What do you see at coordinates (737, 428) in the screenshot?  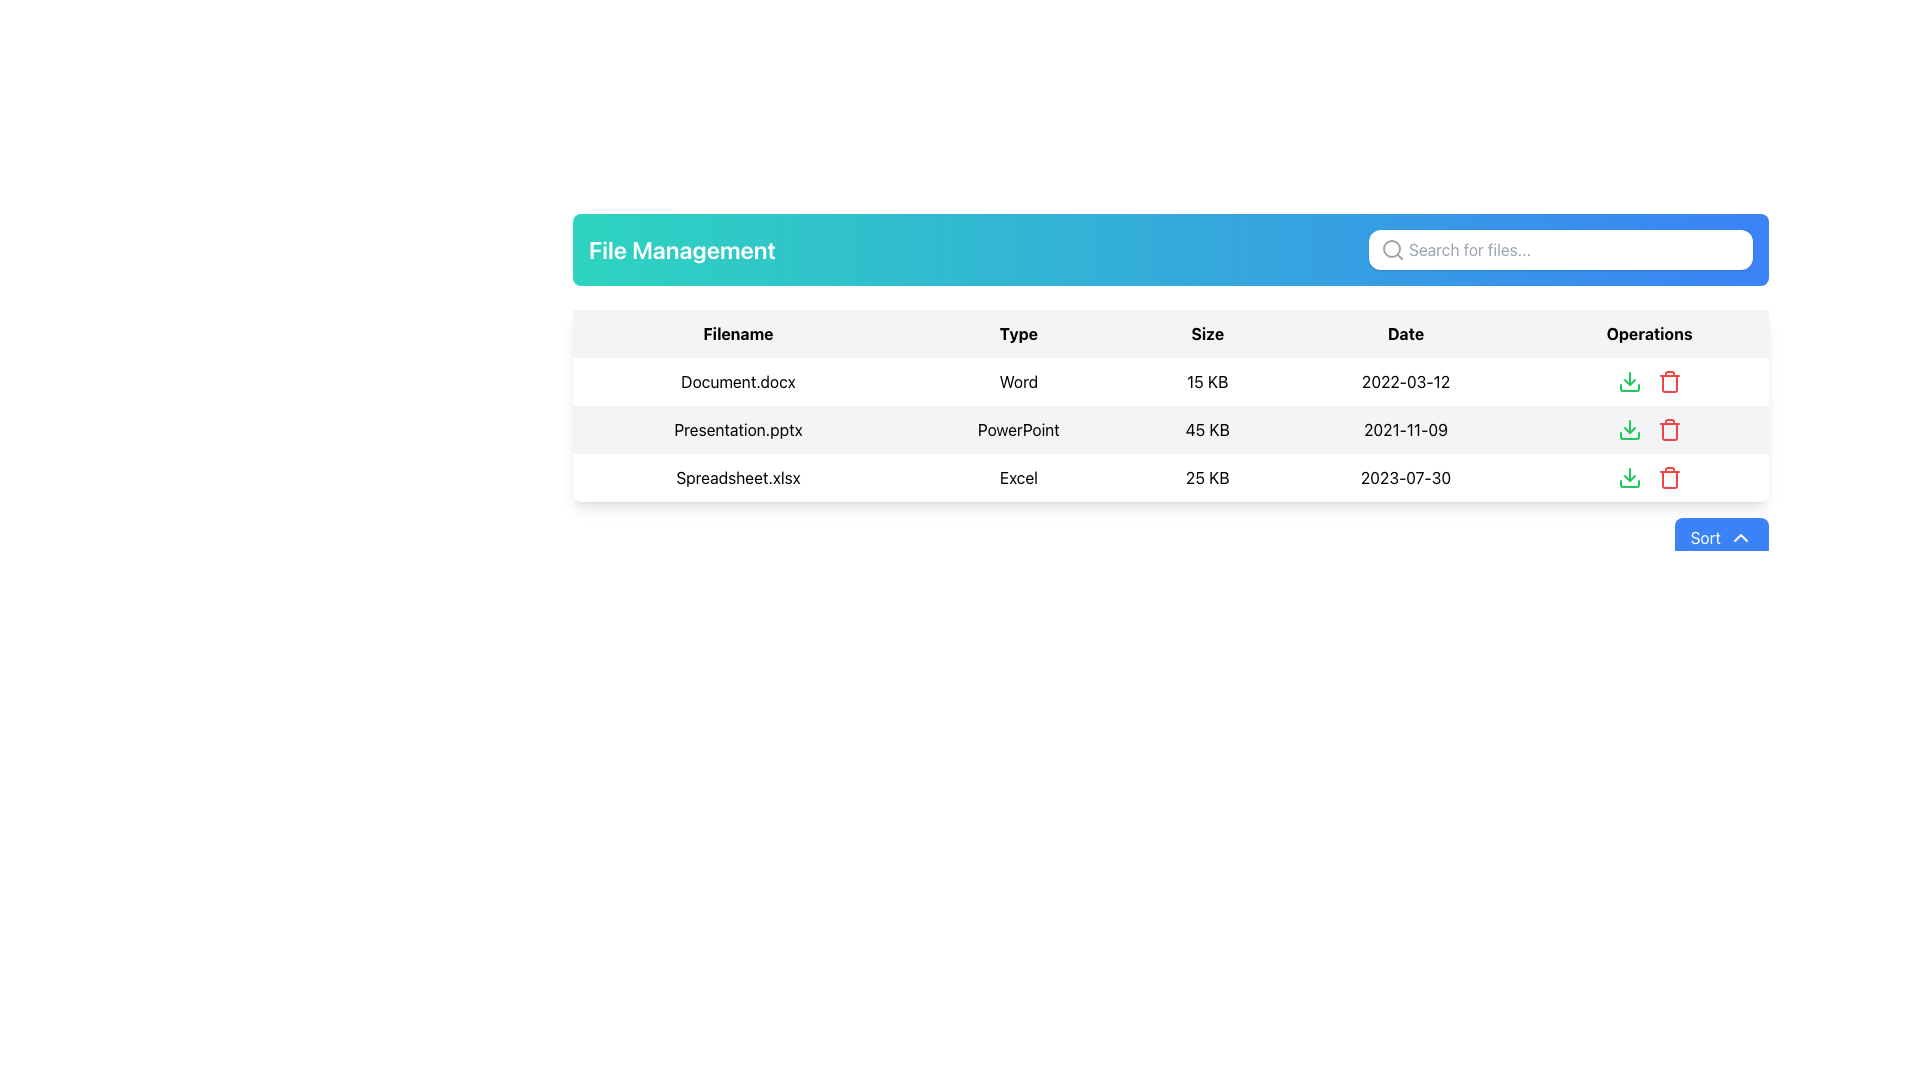 I see `the filename text 'Presentation.pptx' located in the second row under the 'Filename' column of the file management interface` at bounding box center [737, 428].